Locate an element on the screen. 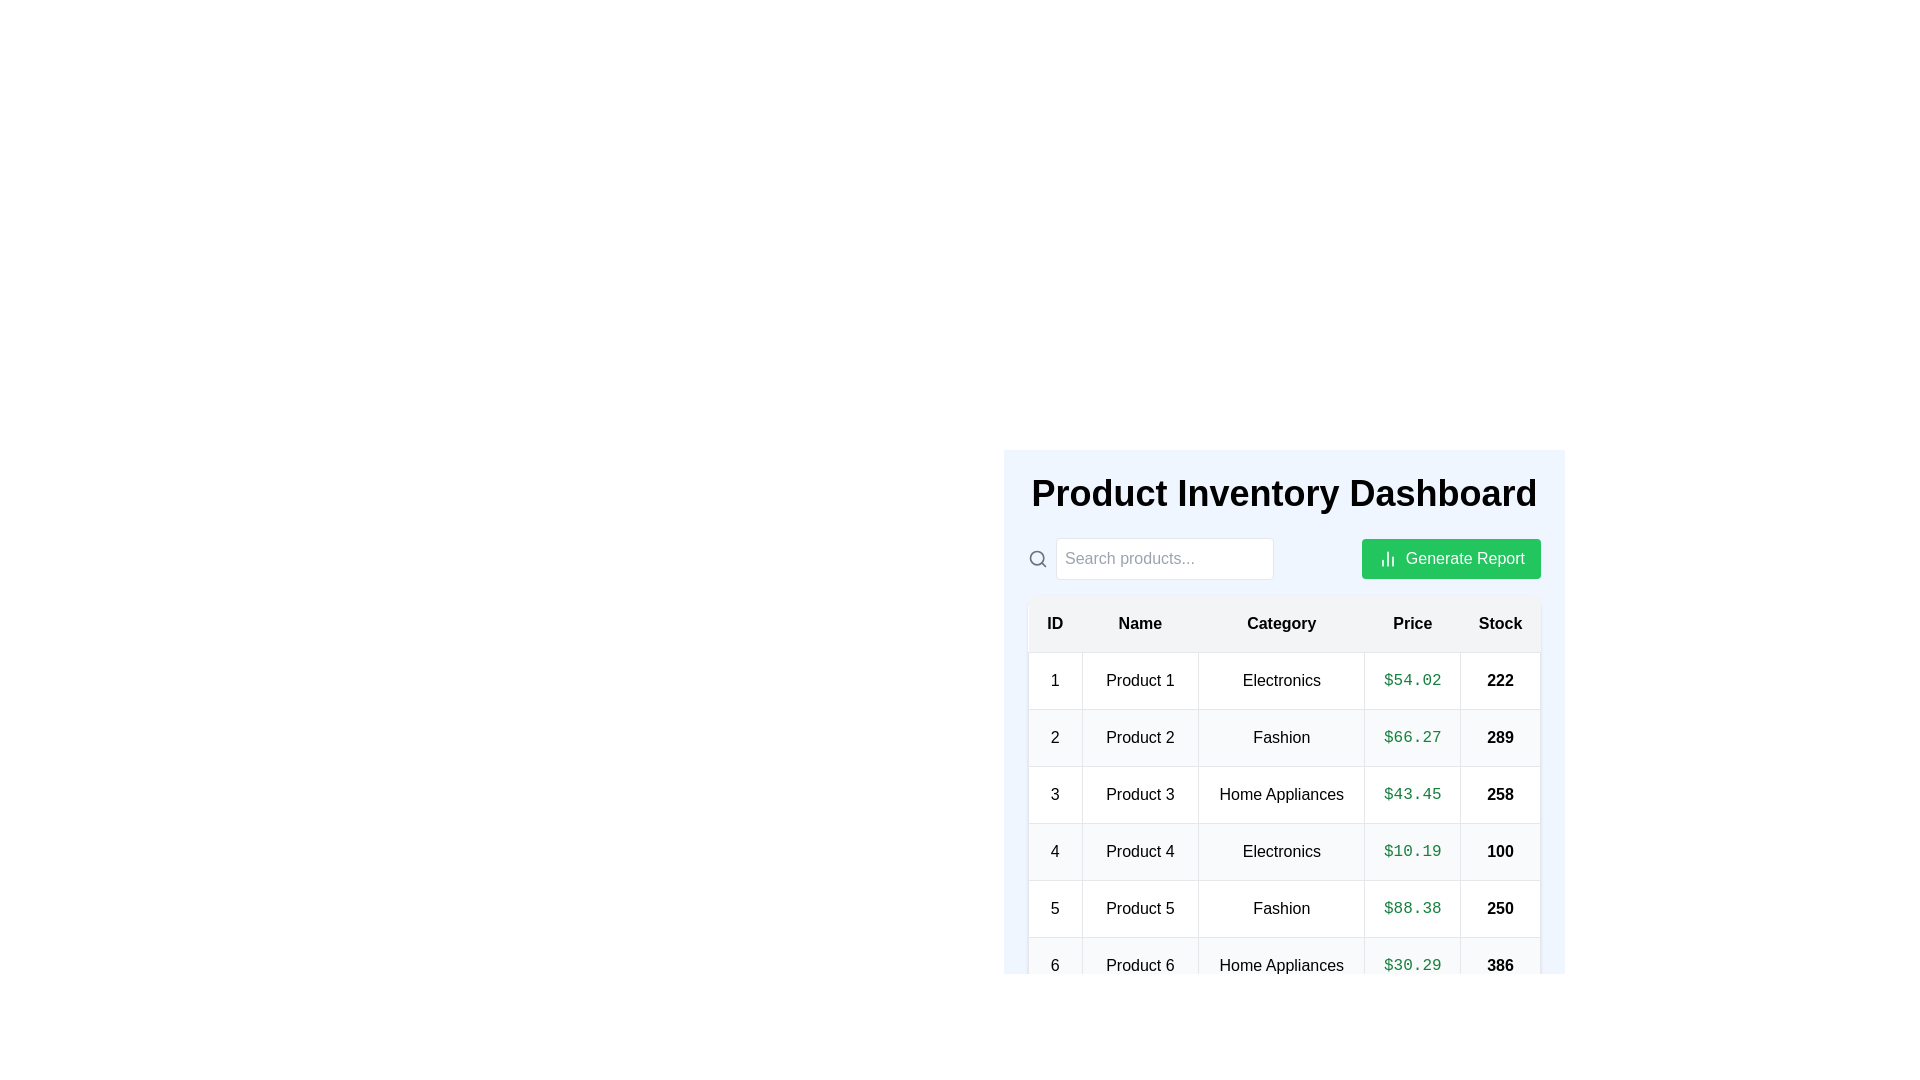 The image size is (1920, 1080). the header of the column Name to sort the table by that column is located at coordinates (1140, 623).